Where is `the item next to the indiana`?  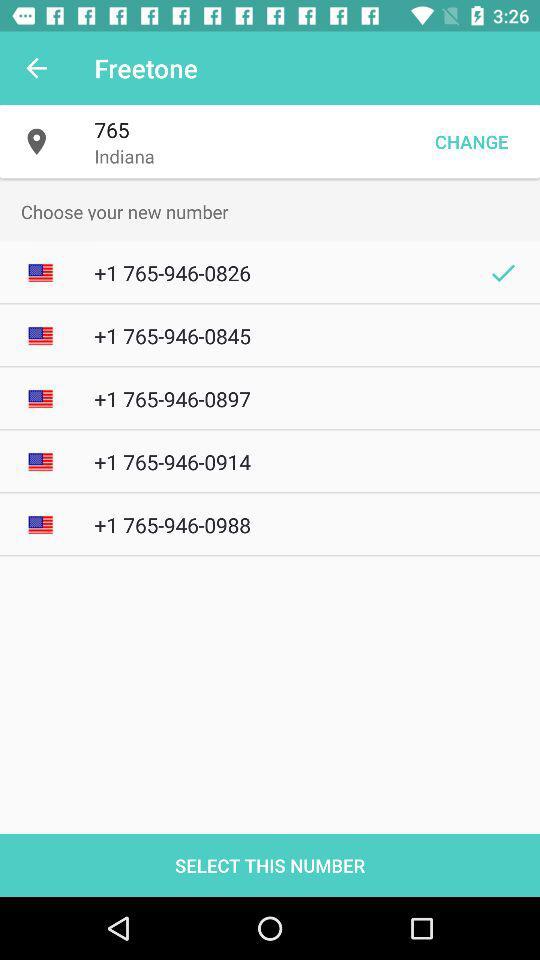
the item next to the indiana is located at coordinates (471, 140).